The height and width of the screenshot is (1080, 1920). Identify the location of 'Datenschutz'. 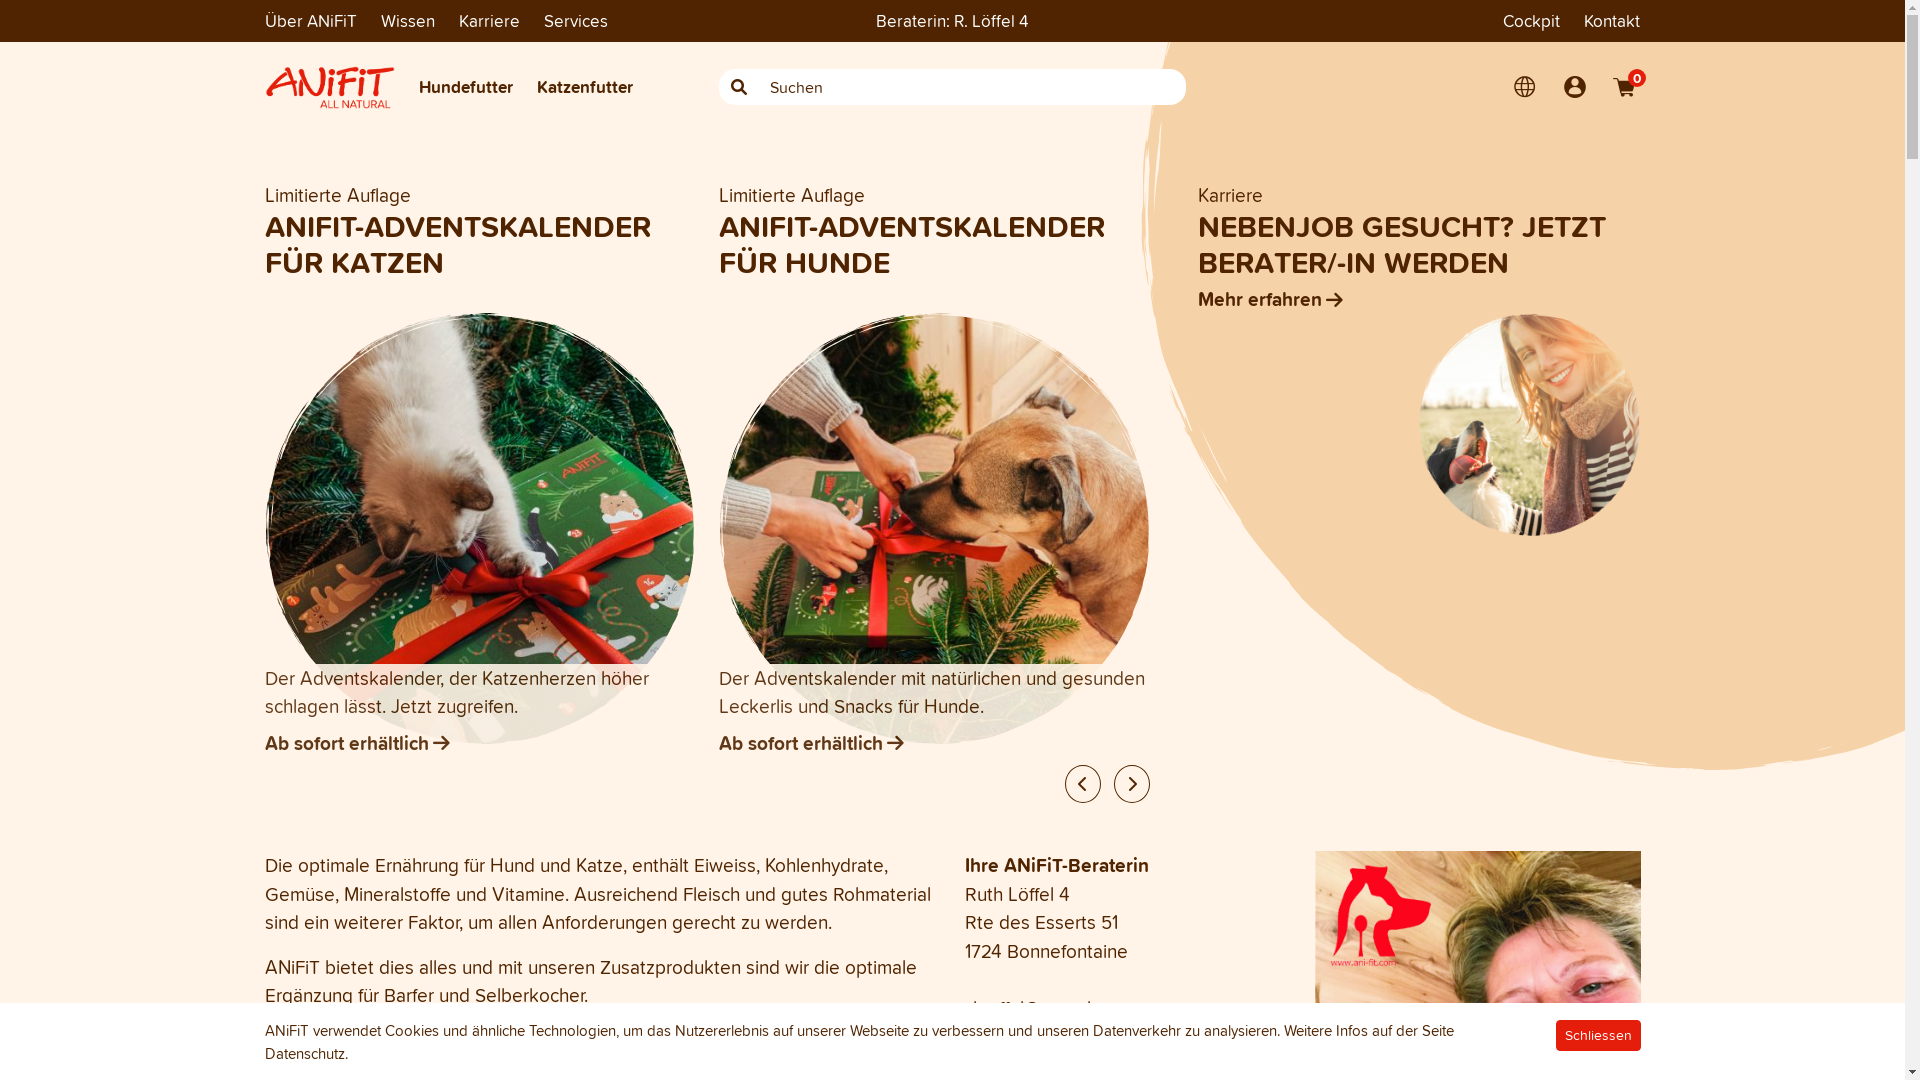
(302, 1052).